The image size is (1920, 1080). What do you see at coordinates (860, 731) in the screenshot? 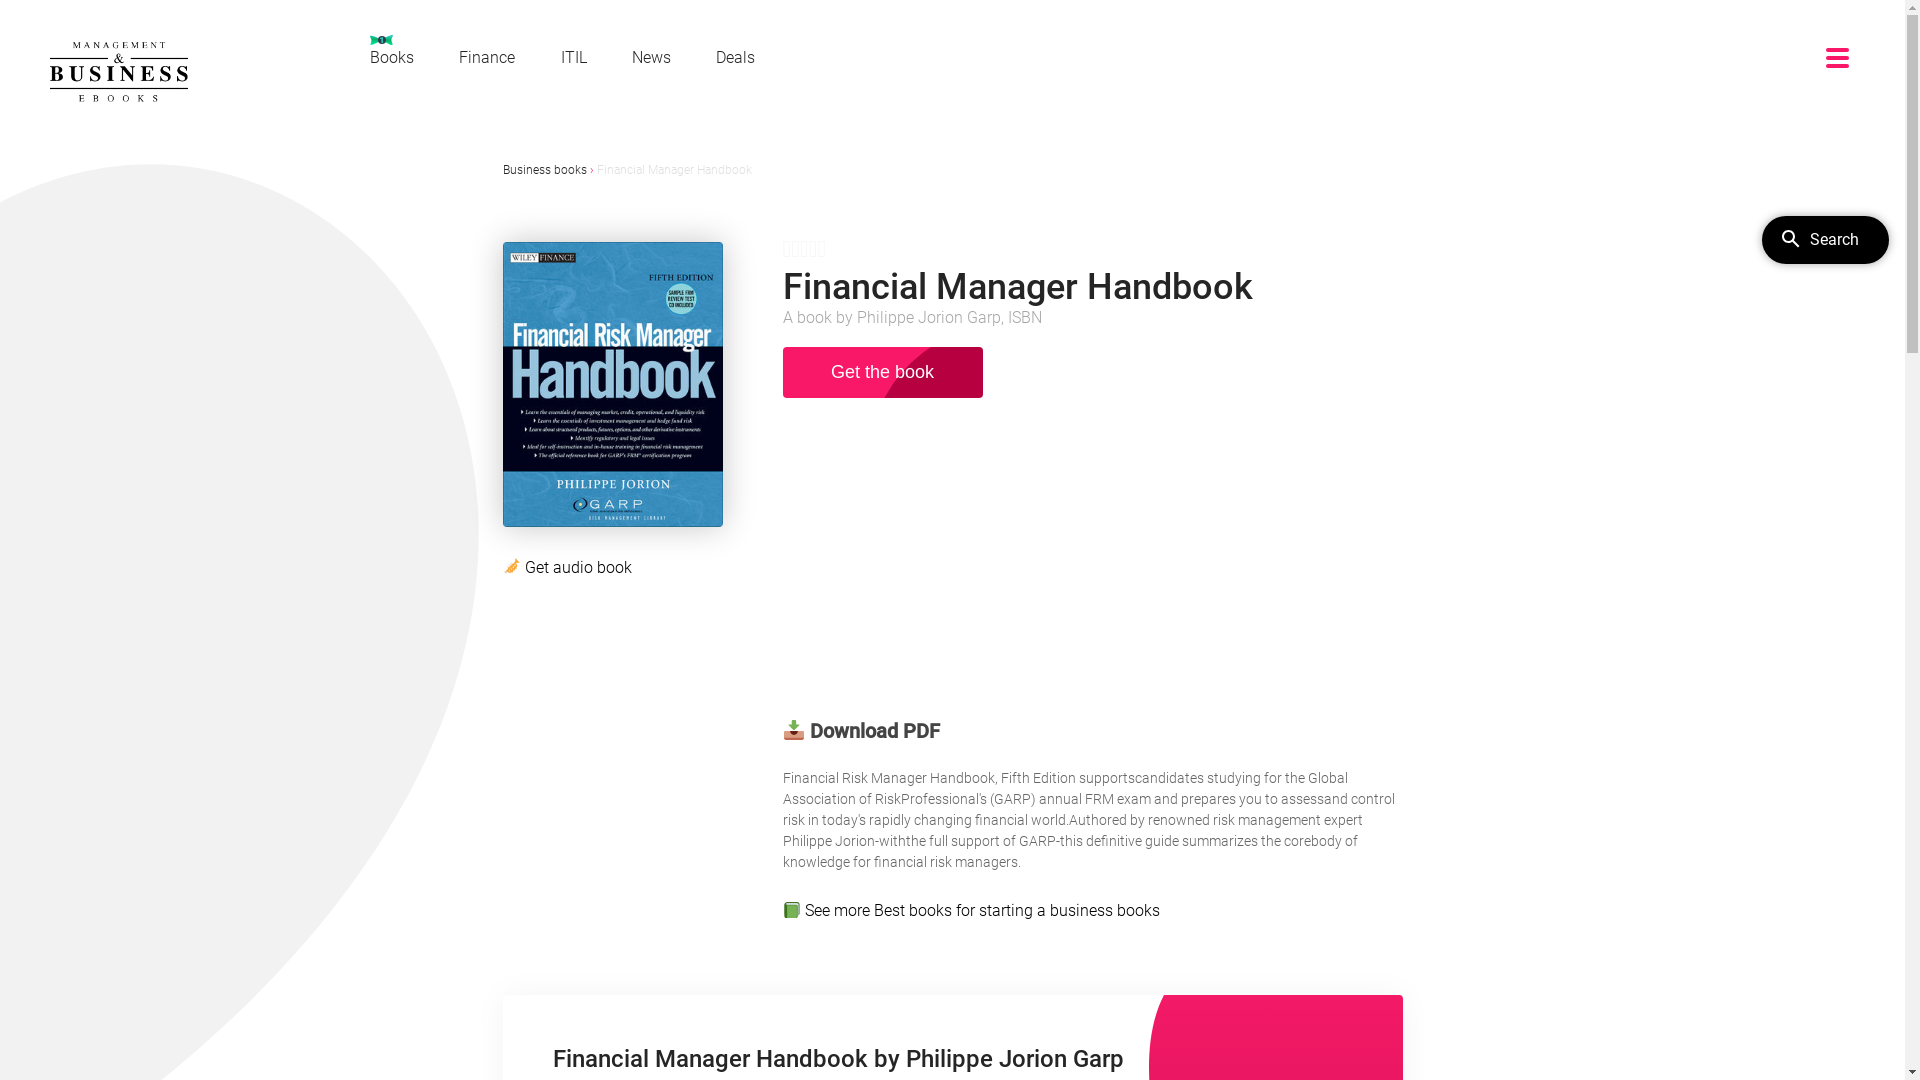
I see `'Download PDF'` at bounding box center [860, 731].